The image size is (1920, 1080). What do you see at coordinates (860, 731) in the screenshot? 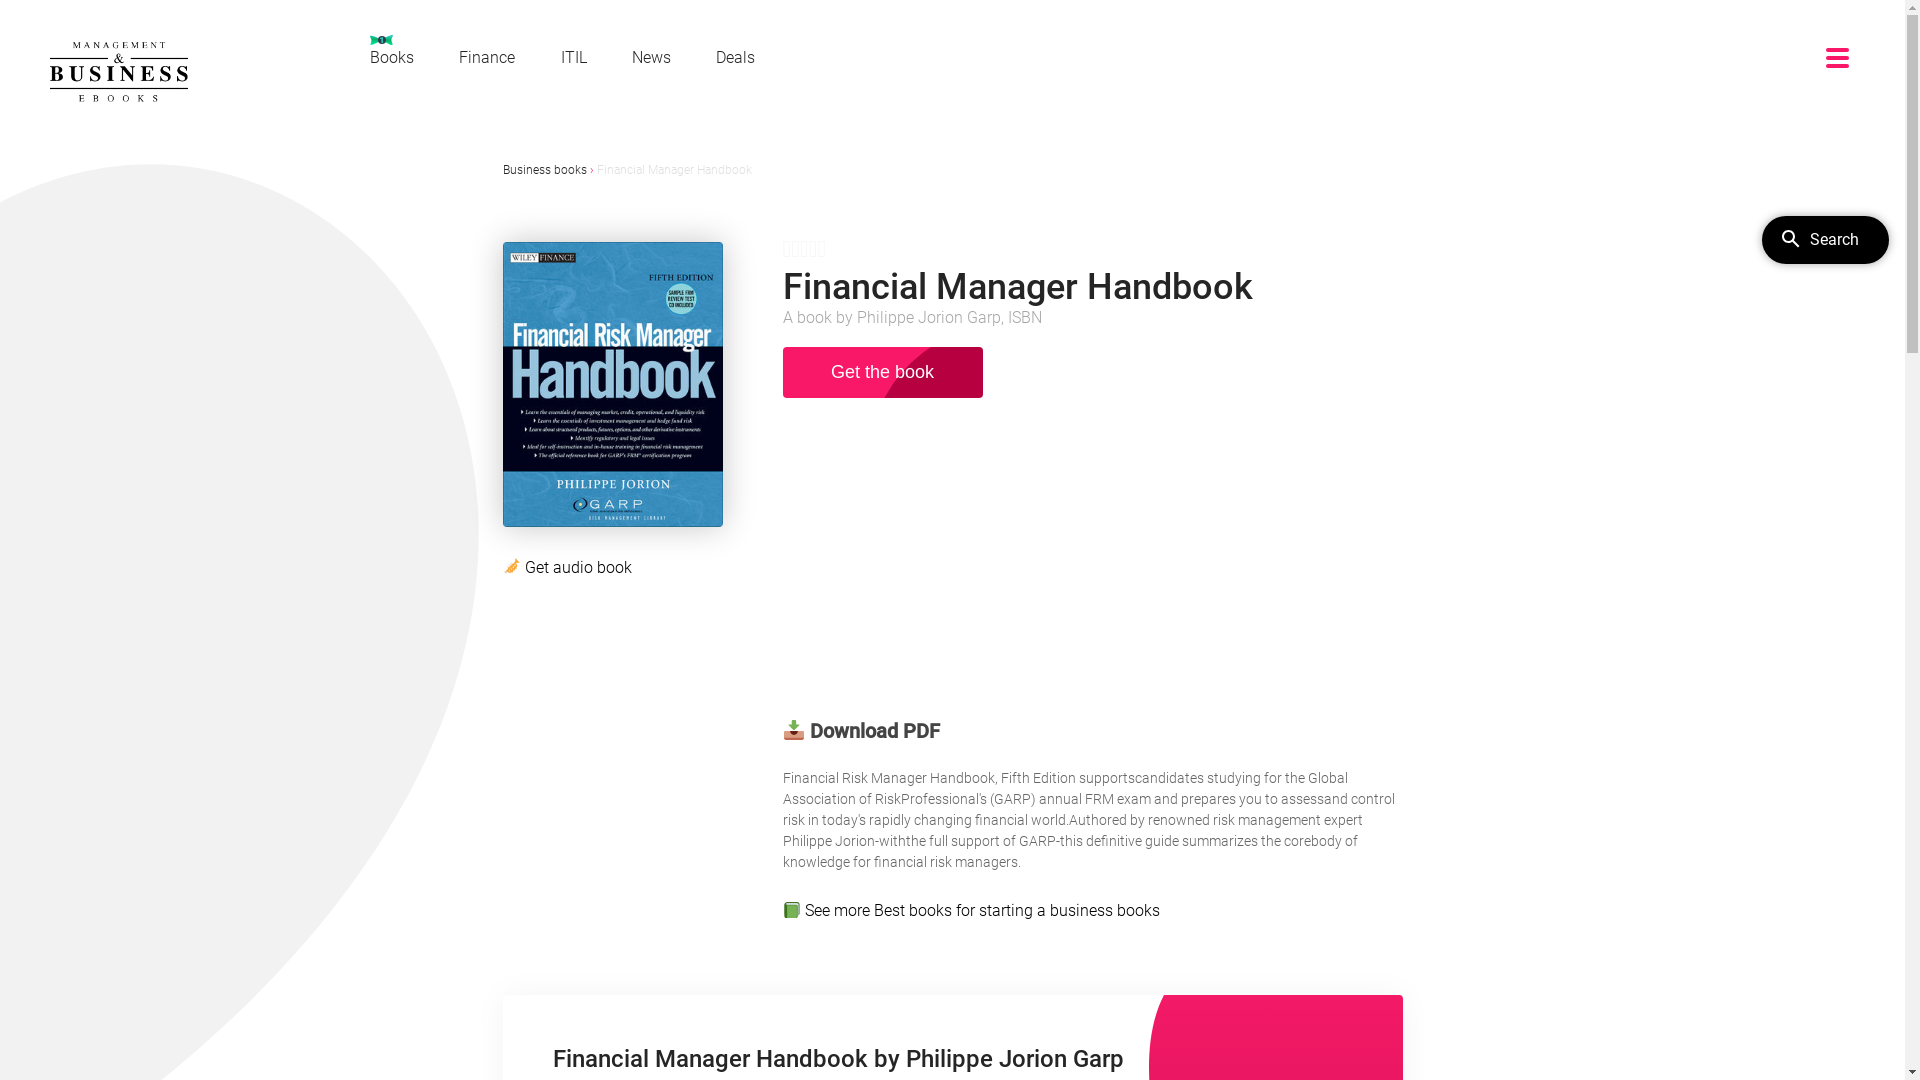
I see `'Download PDF'` at bounding box center [860, 731].